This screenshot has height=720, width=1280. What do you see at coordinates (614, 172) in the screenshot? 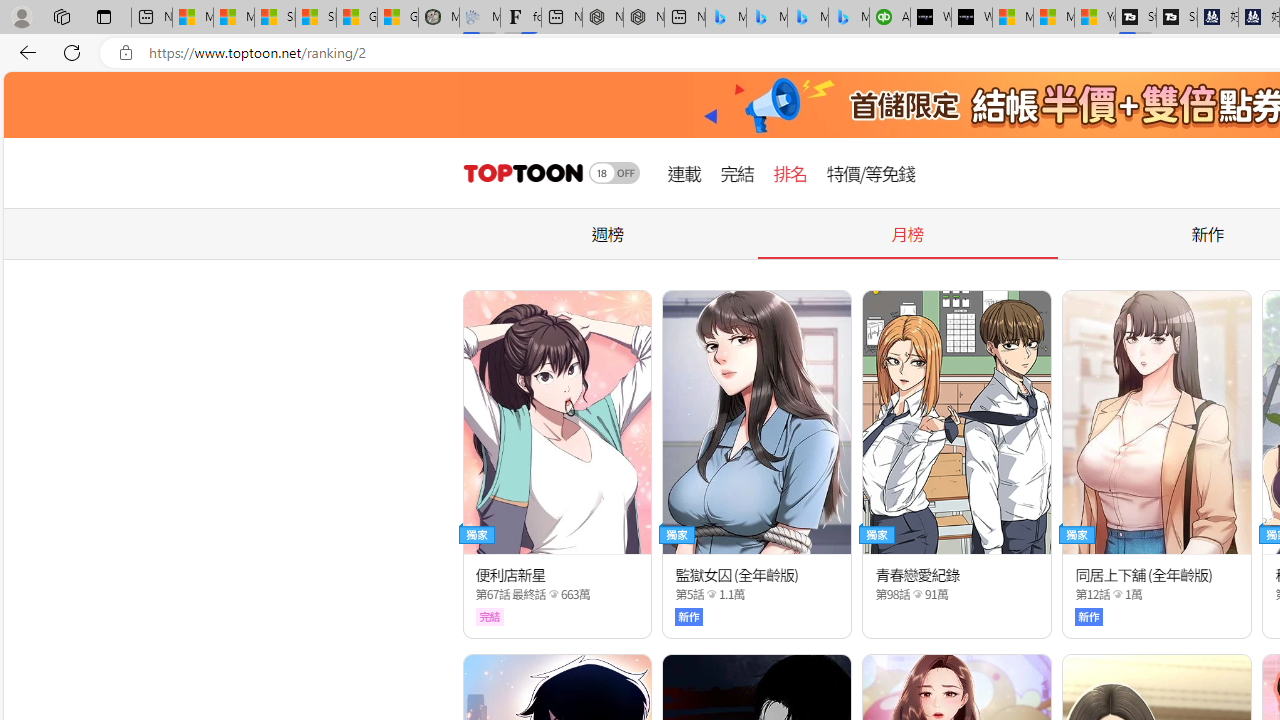
I see `'Class:  switch_18mode actionAdultBtn'` at bounding box center [614, 172].